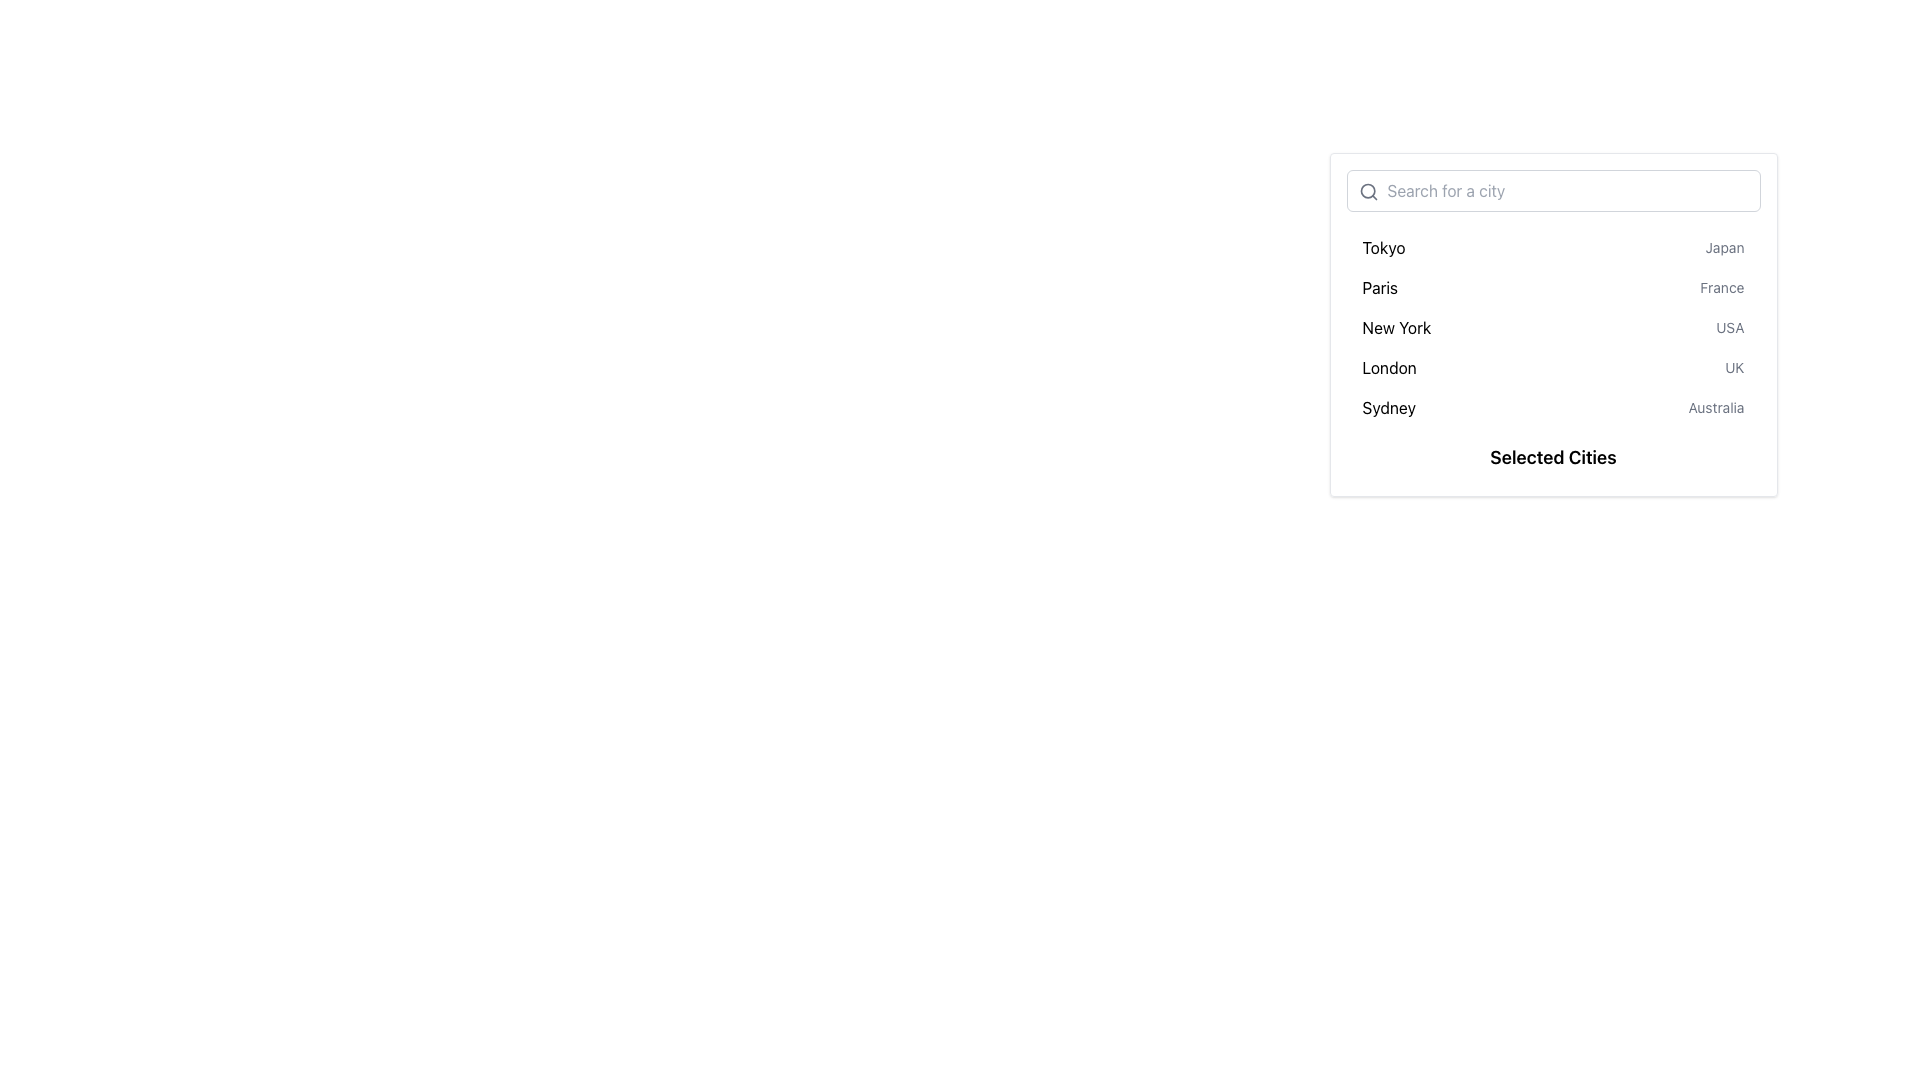  I want to click on the second list item displaying 'Paris' and 'France', so click(1552, 288).